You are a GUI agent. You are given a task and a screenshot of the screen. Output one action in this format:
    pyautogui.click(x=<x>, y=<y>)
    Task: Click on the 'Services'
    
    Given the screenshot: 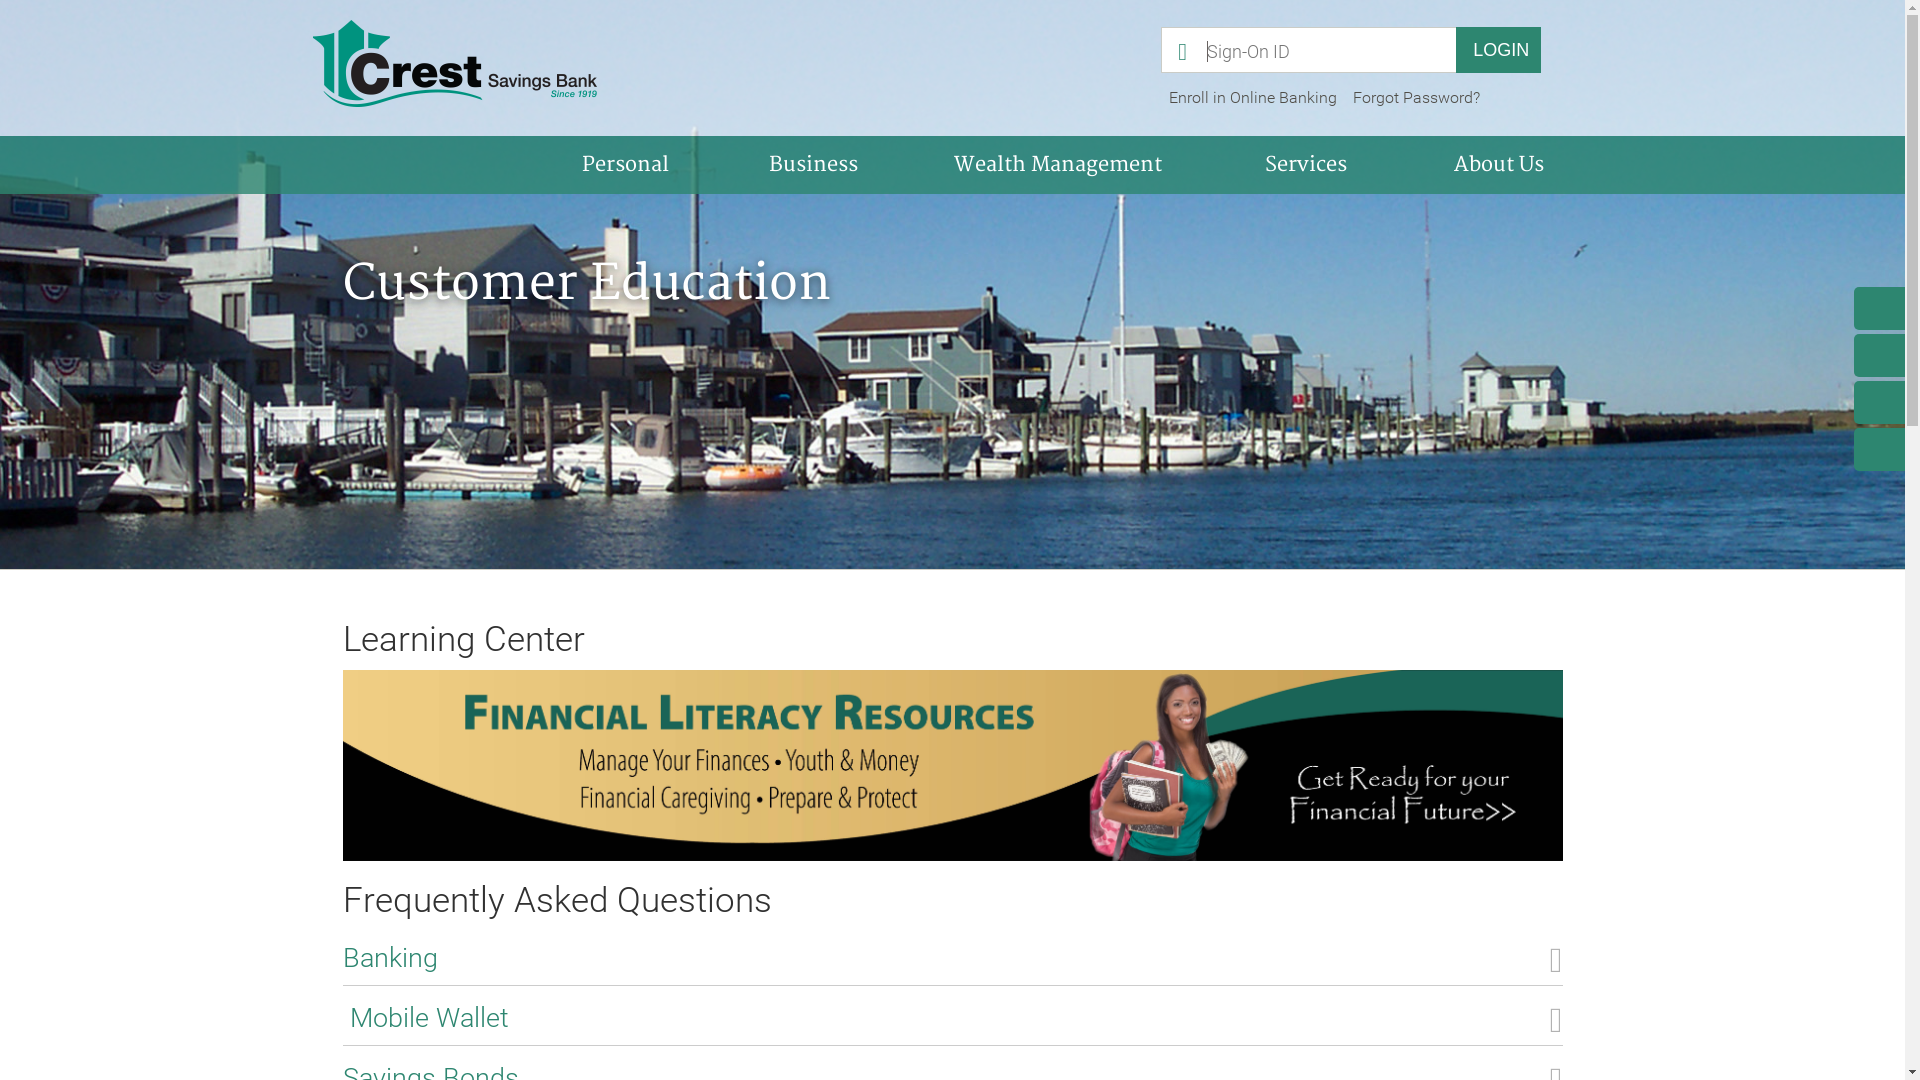 What is the action you would take?
    pyautogui.click(x=1306, y=164)
    